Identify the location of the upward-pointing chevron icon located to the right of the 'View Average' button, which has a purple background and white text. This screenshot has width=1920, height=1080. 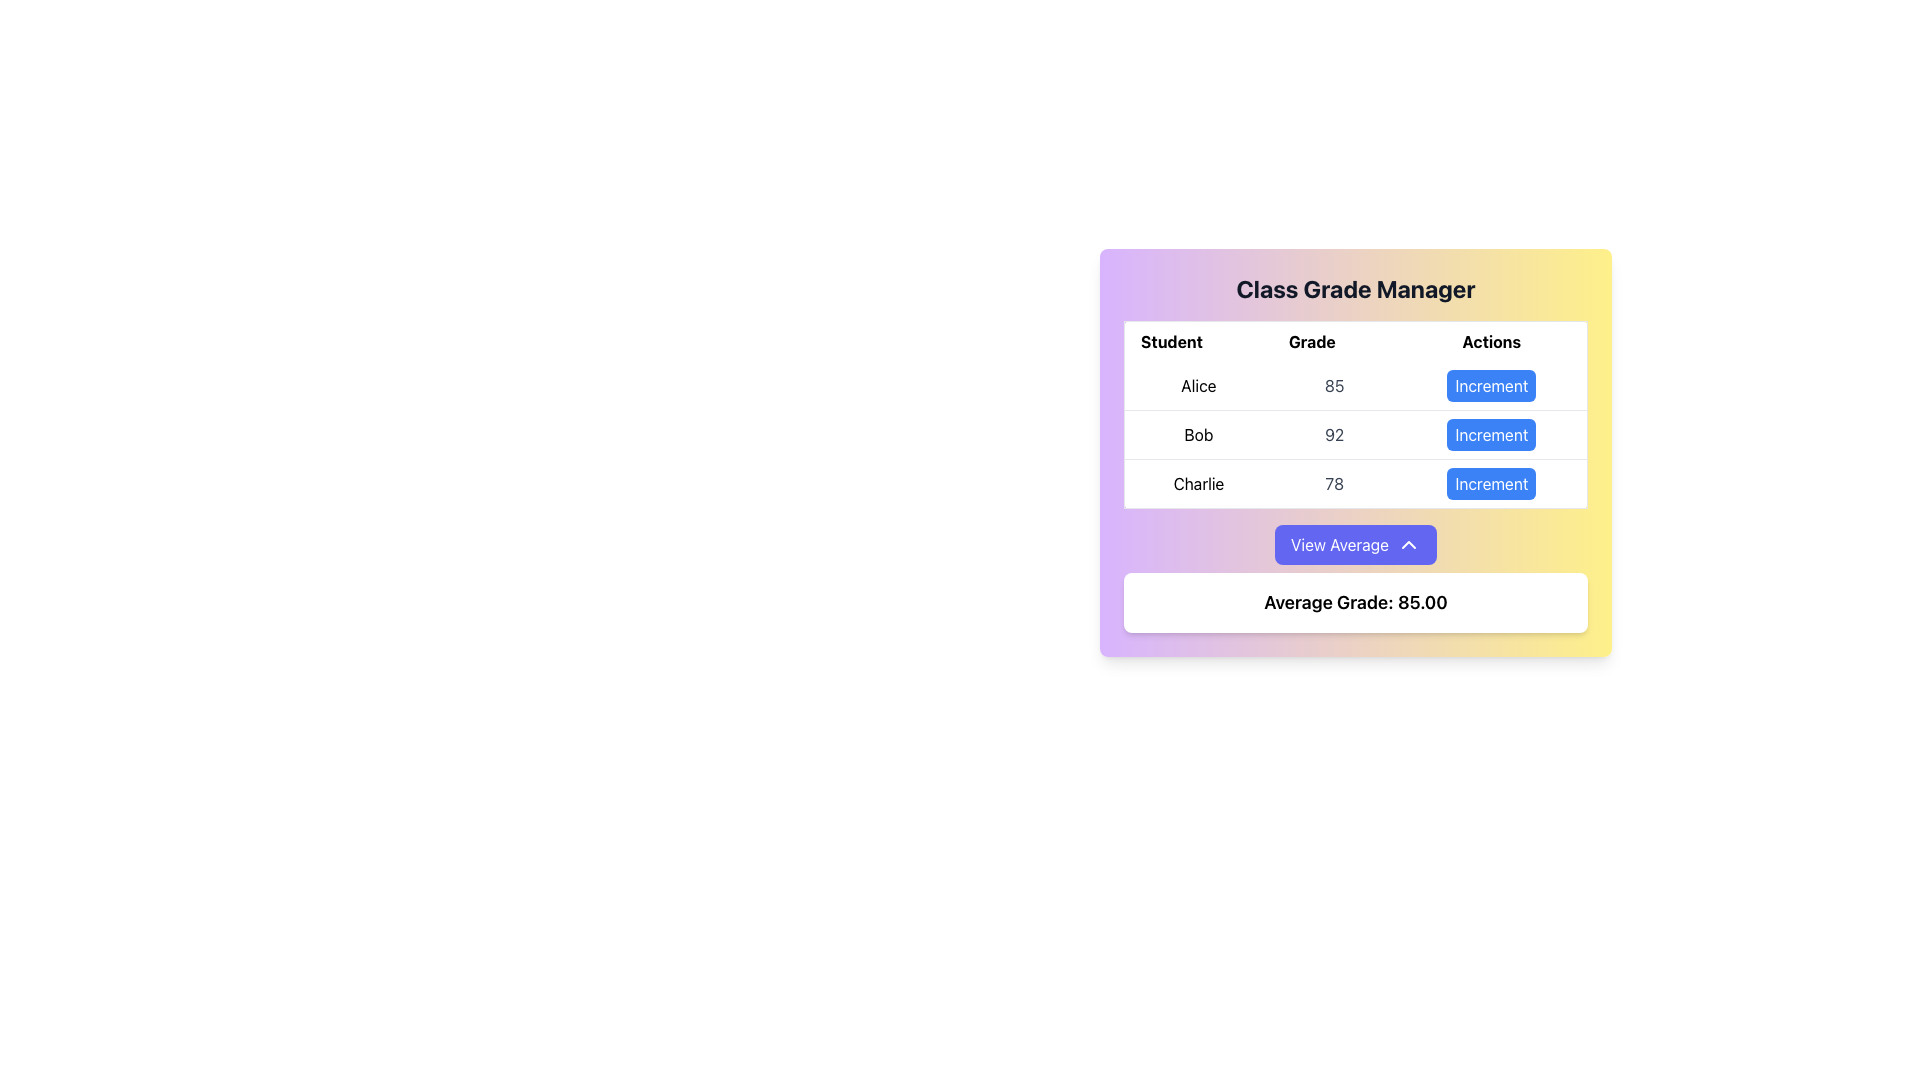
(1408, 544).